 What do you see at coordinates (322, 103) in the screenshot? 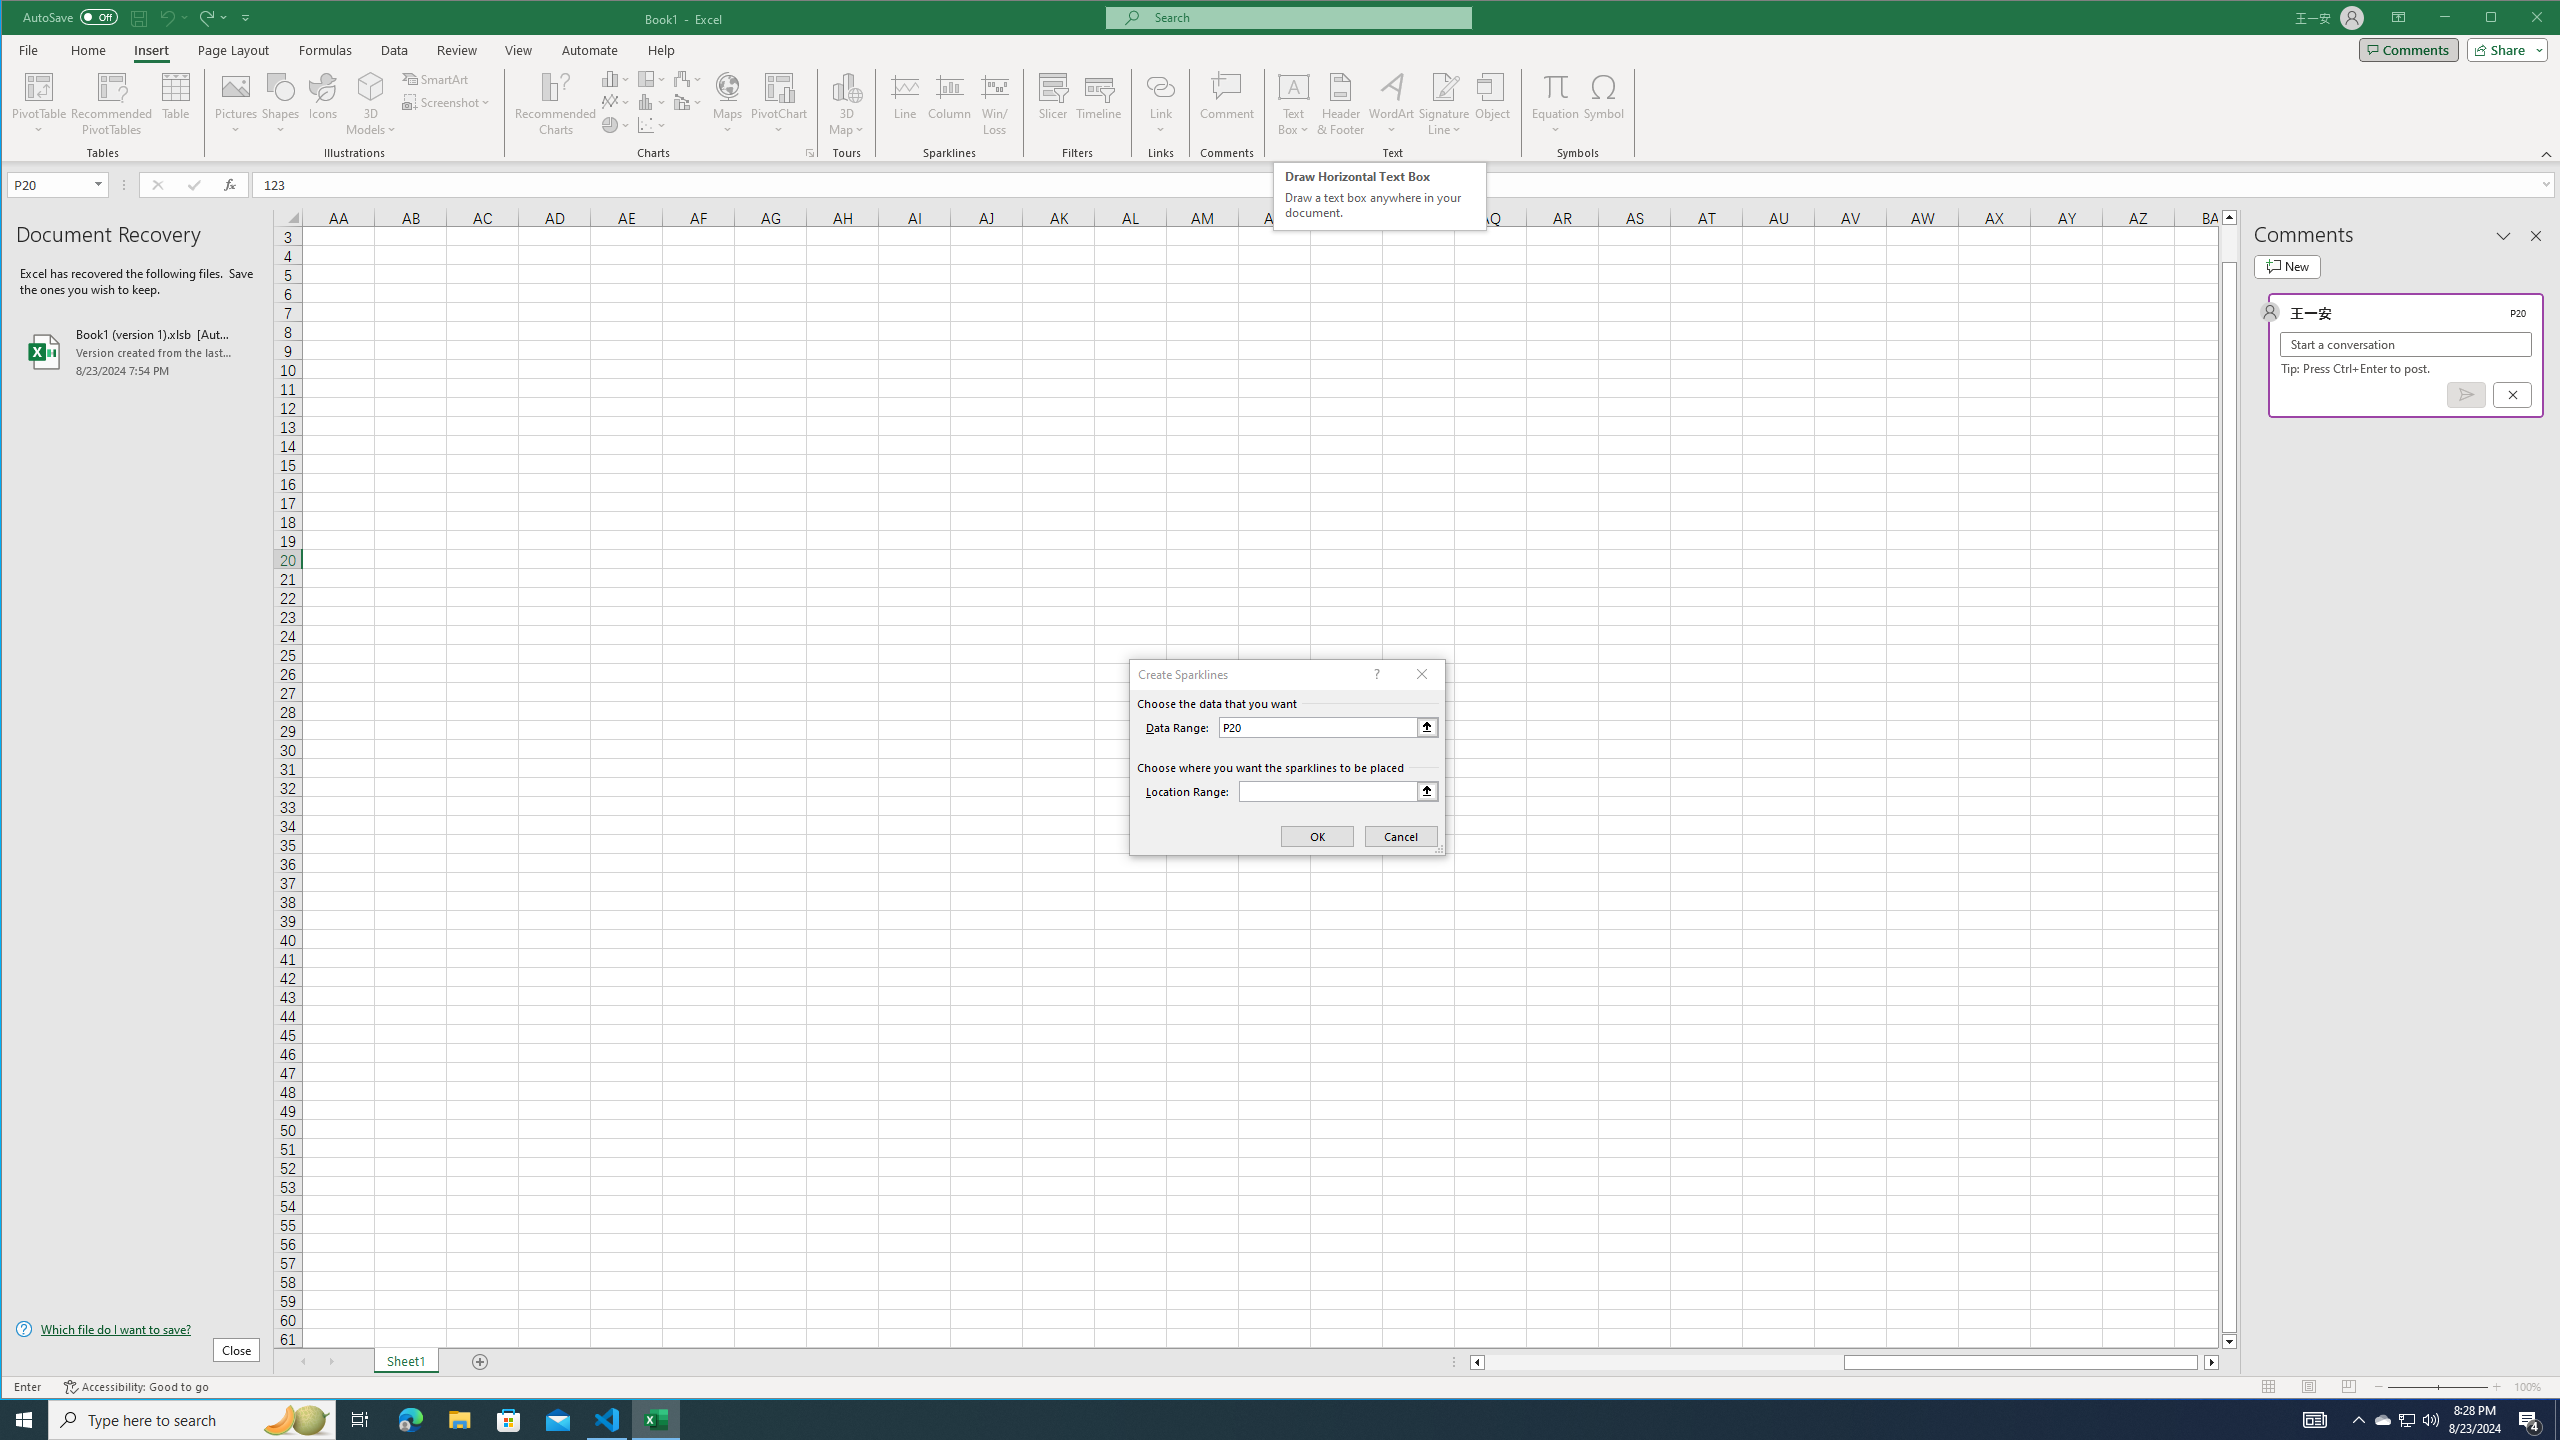
I see `'Icons'` at bounding box center [322, 103].